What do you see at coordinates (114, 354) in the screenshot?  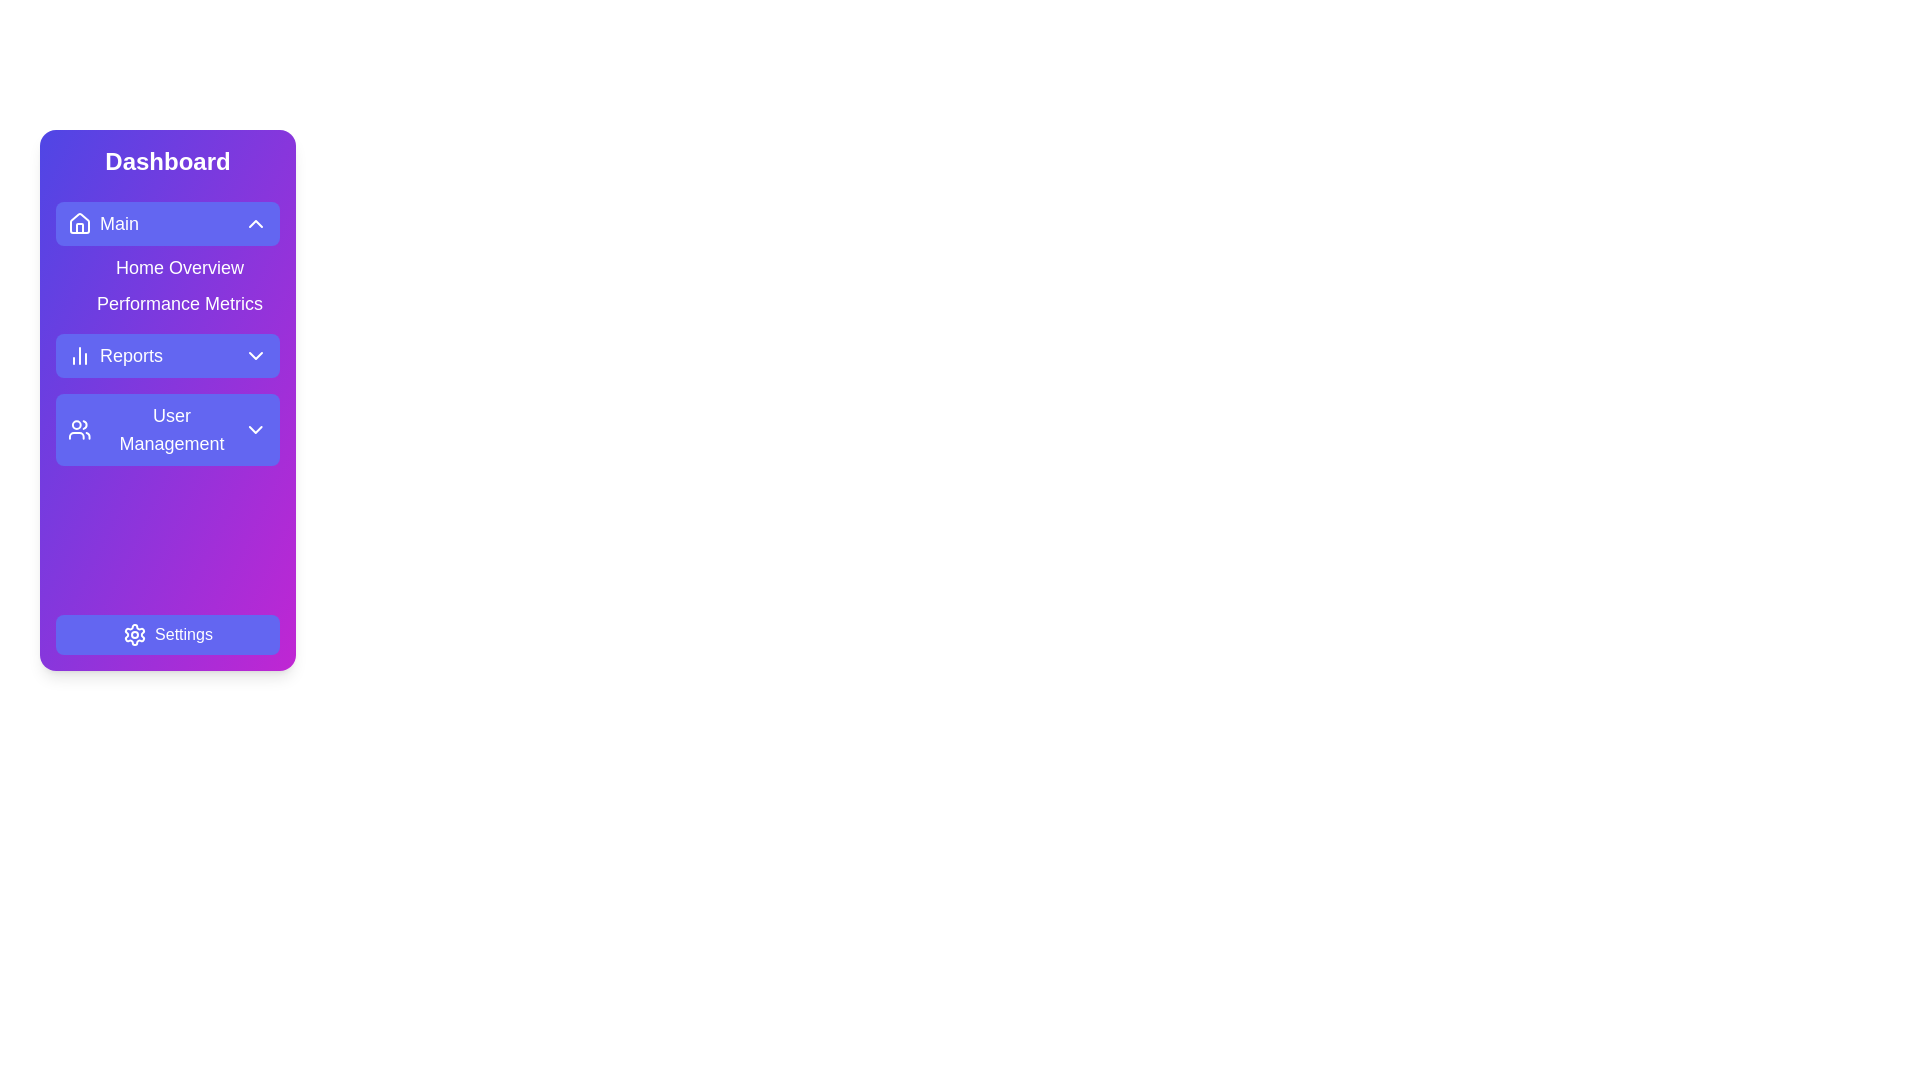 I see `the 'Reports' navigation label in the left sidebar menu, which contains text and an icon, positioned below 'Main' and above 'User Management'` at bounding box center [114, 354].